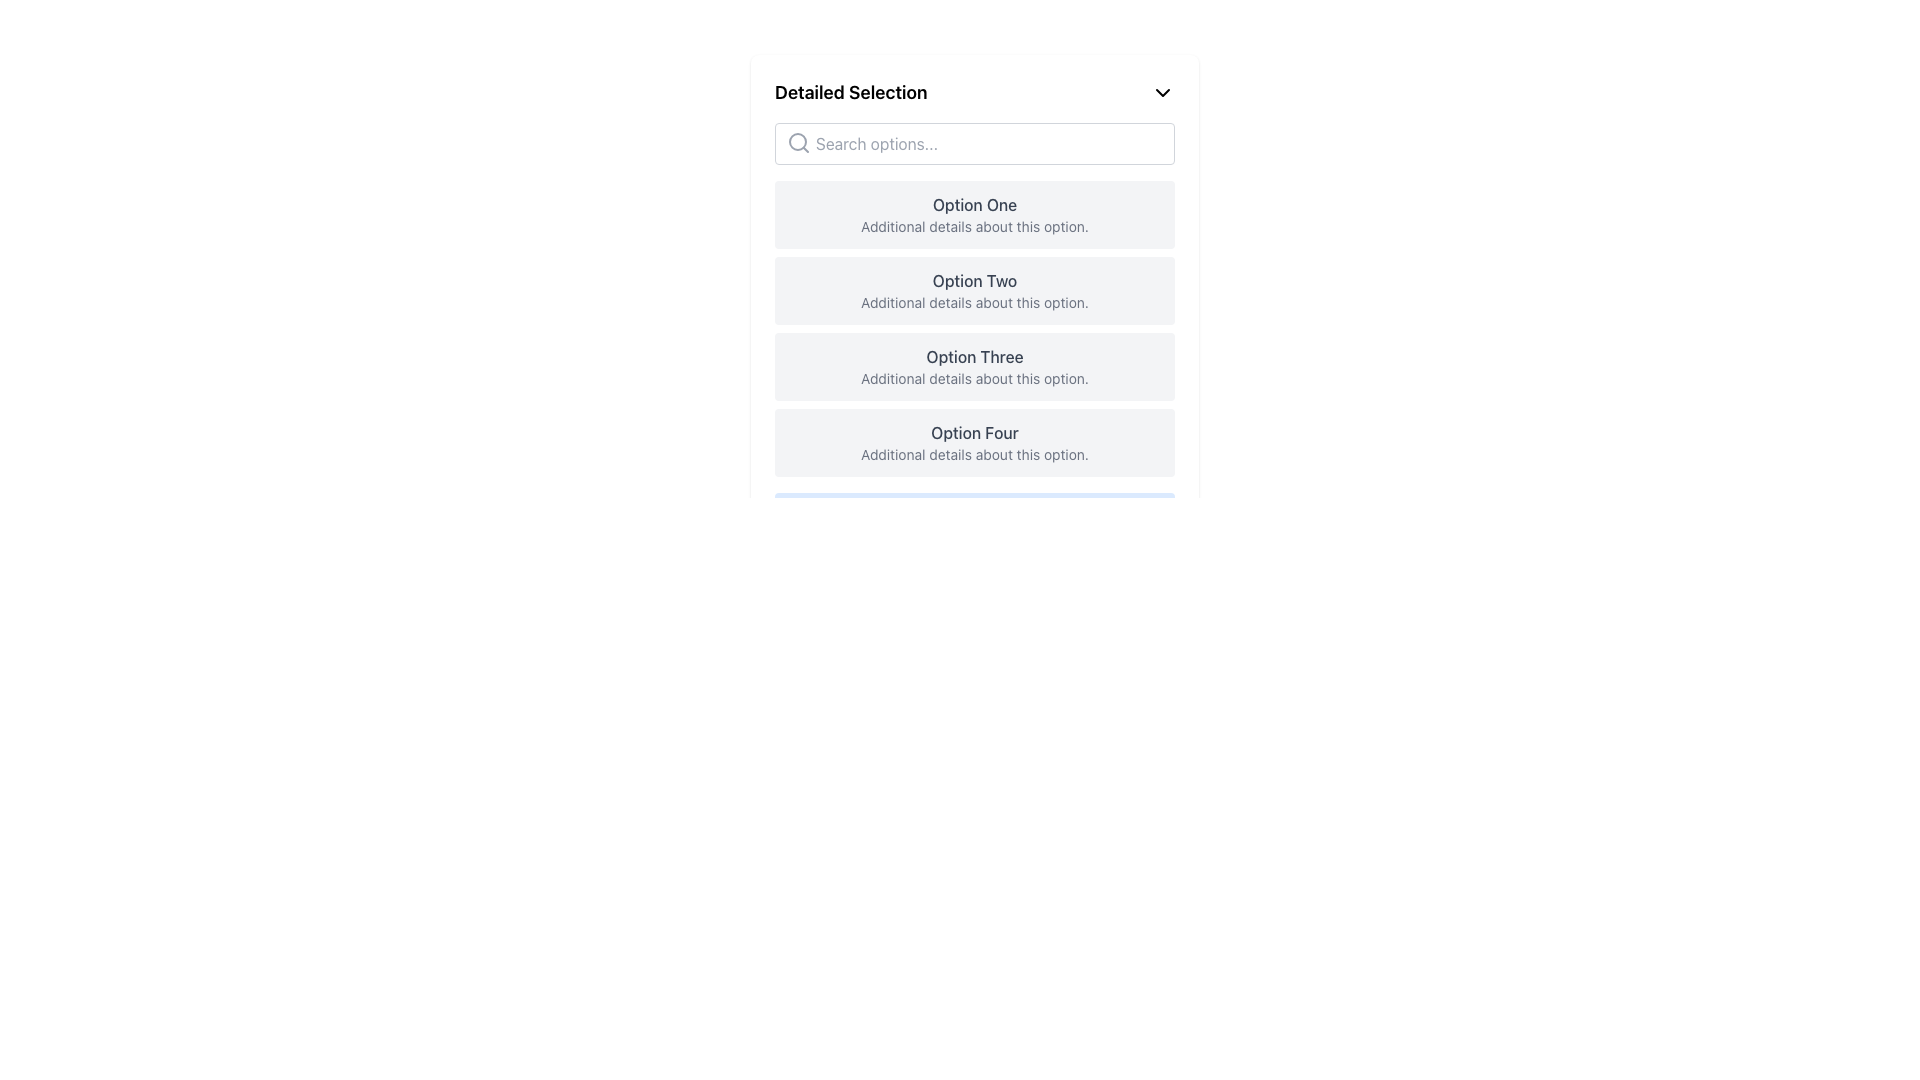 This screenshot has height=1080, width=1920. I want to click on the Textual List Item displaying 'Option Four' with additional details through keyboard navigation, so click(974, 442).